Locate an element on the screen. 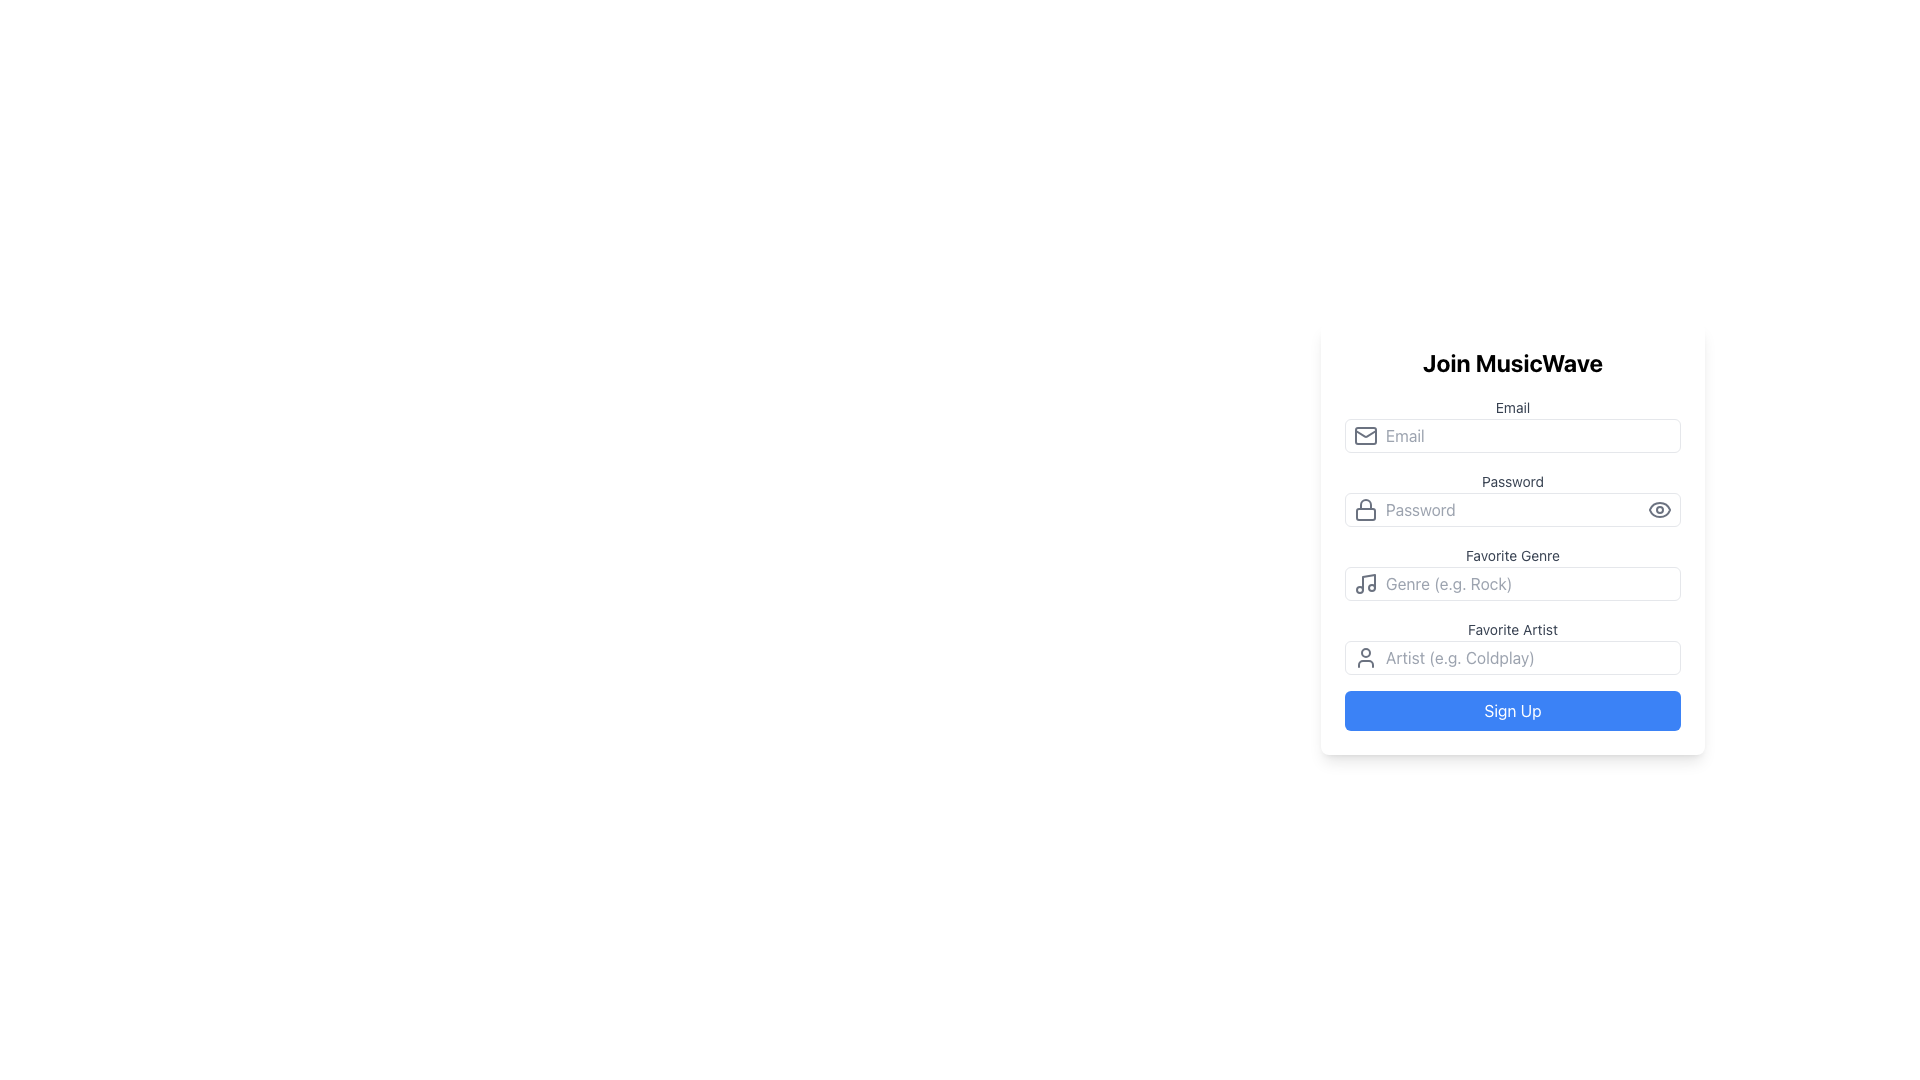  the 'Favorite Genre' text label, which is styled in a smaller gray font and positioned above an input box in the middle-right section of the interface is located at coordinates (1512, 555).